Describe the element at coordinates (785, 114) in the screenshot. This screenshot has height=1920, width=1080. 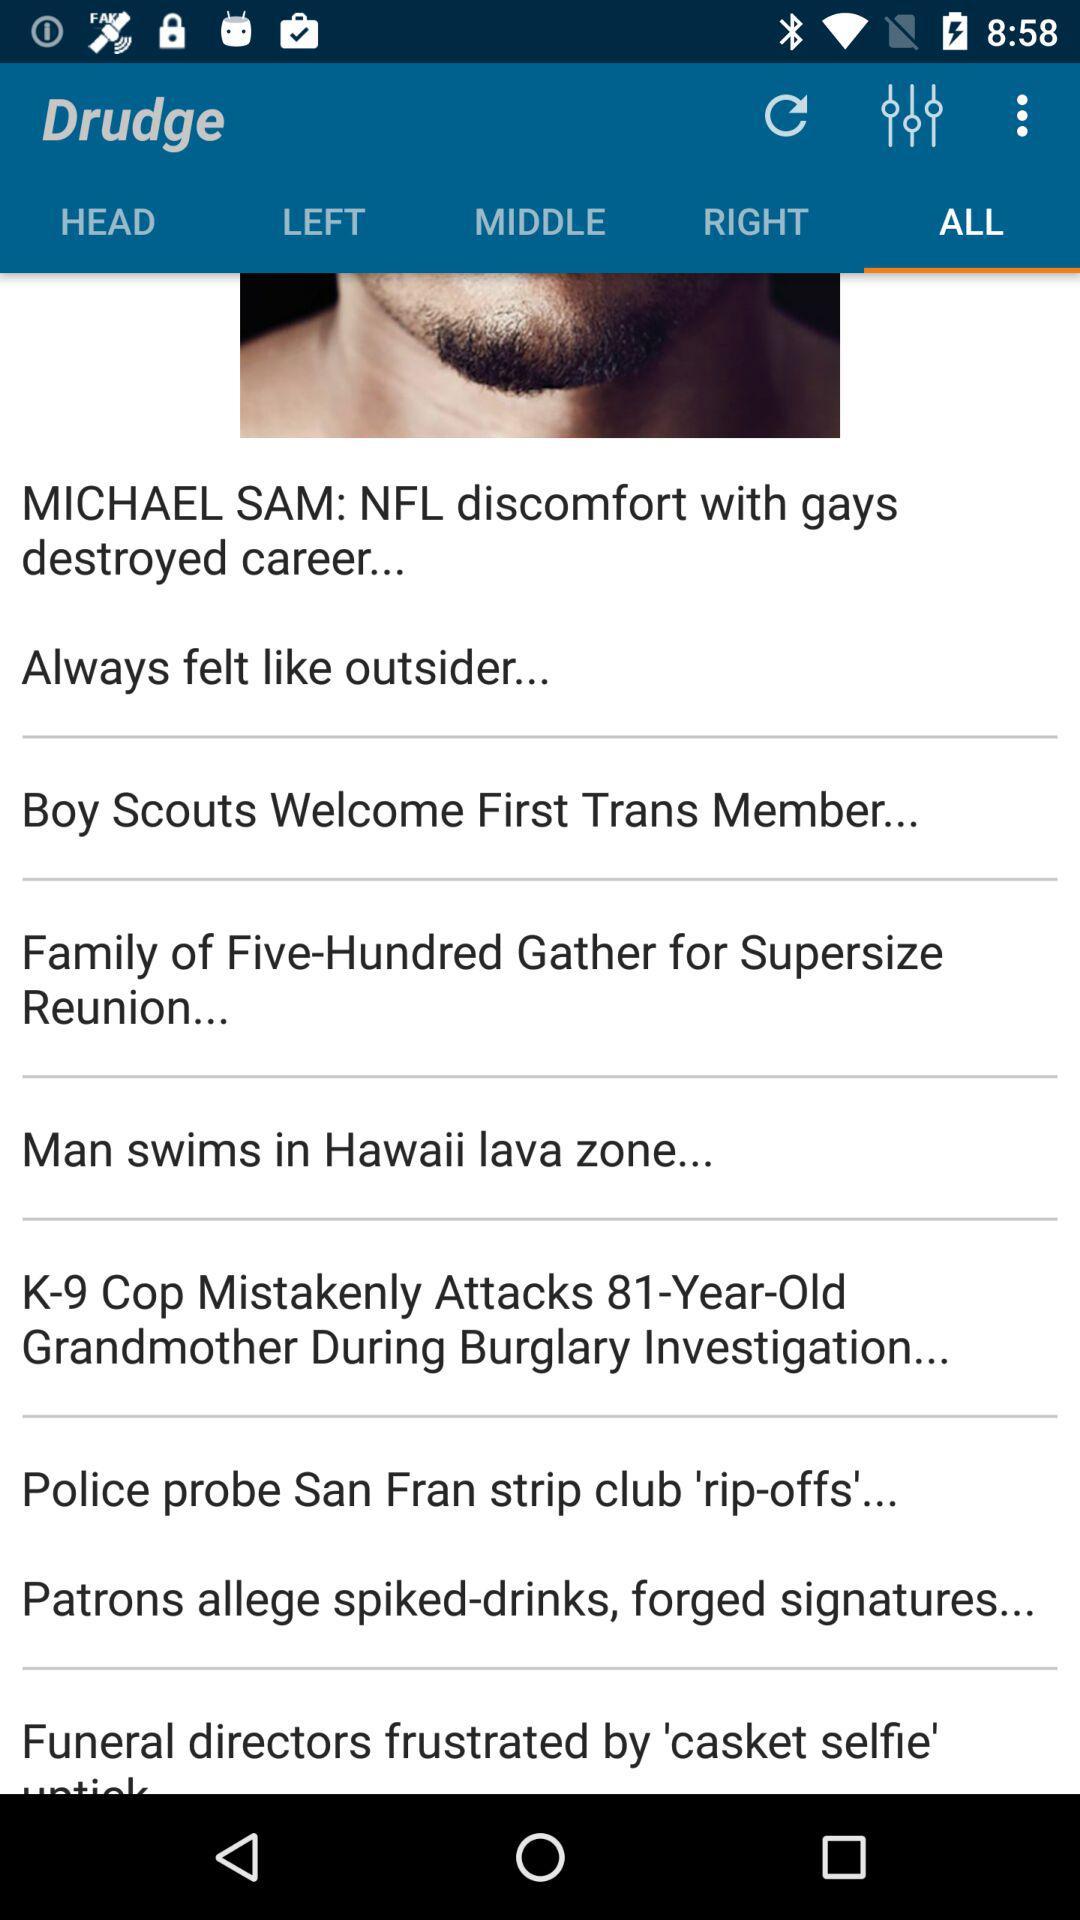
I see `the item above the right icon` at that location.